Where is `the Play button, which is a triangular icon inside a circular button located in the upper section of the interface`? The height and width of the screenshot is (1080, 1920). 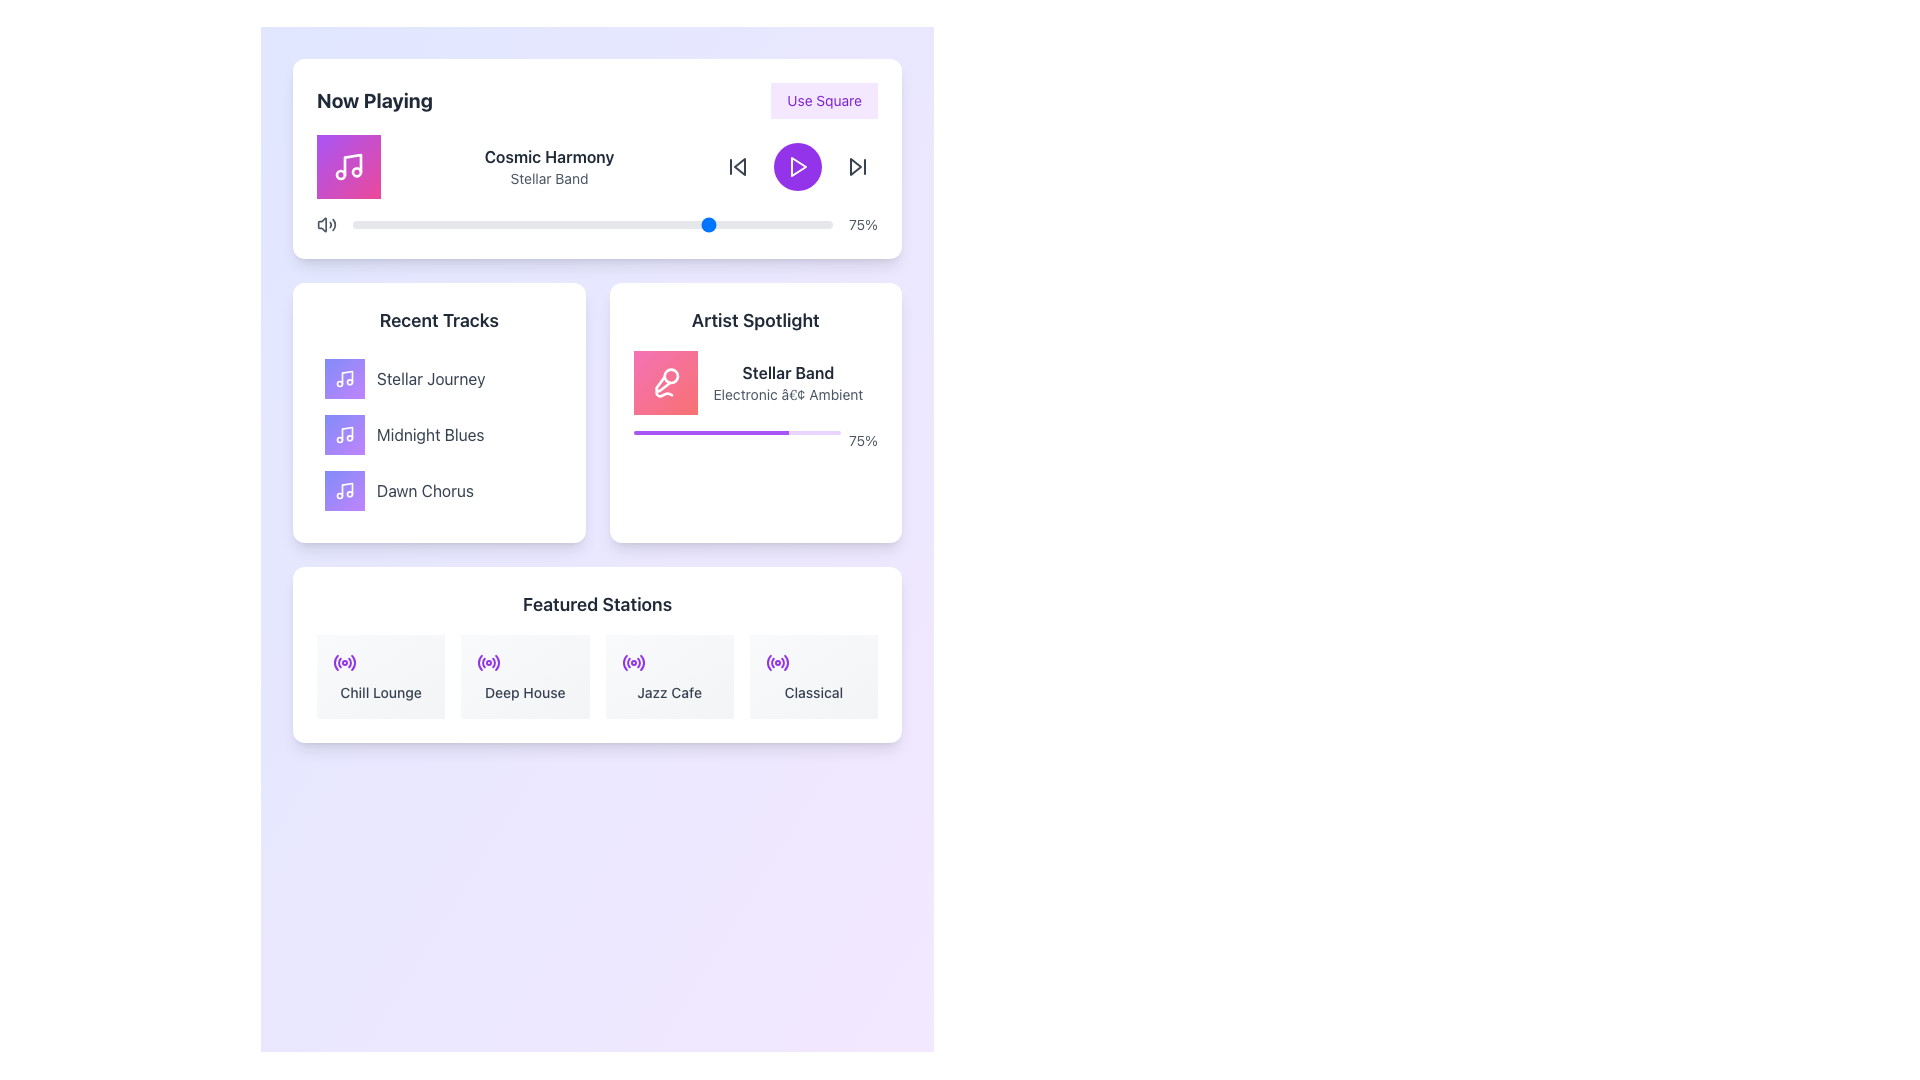
the Play button, which is a triangular icon inside a circular button located in the upper section of the interface is located at coordinates (797, 165).